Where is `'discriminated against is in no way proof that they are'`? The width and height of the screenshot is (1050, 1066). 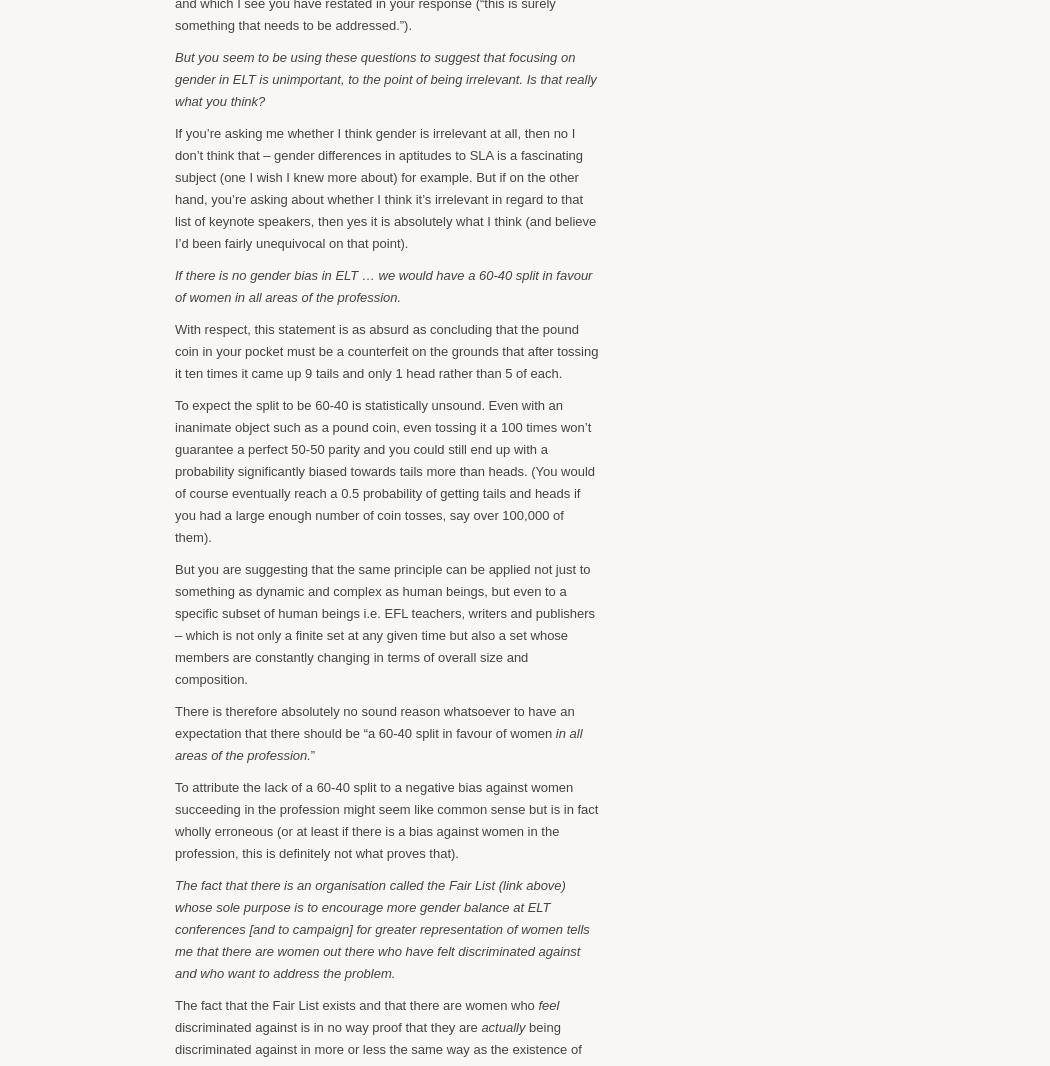
'discriminated against is in no way proof that they are' is located at coordinates (328, 1026).